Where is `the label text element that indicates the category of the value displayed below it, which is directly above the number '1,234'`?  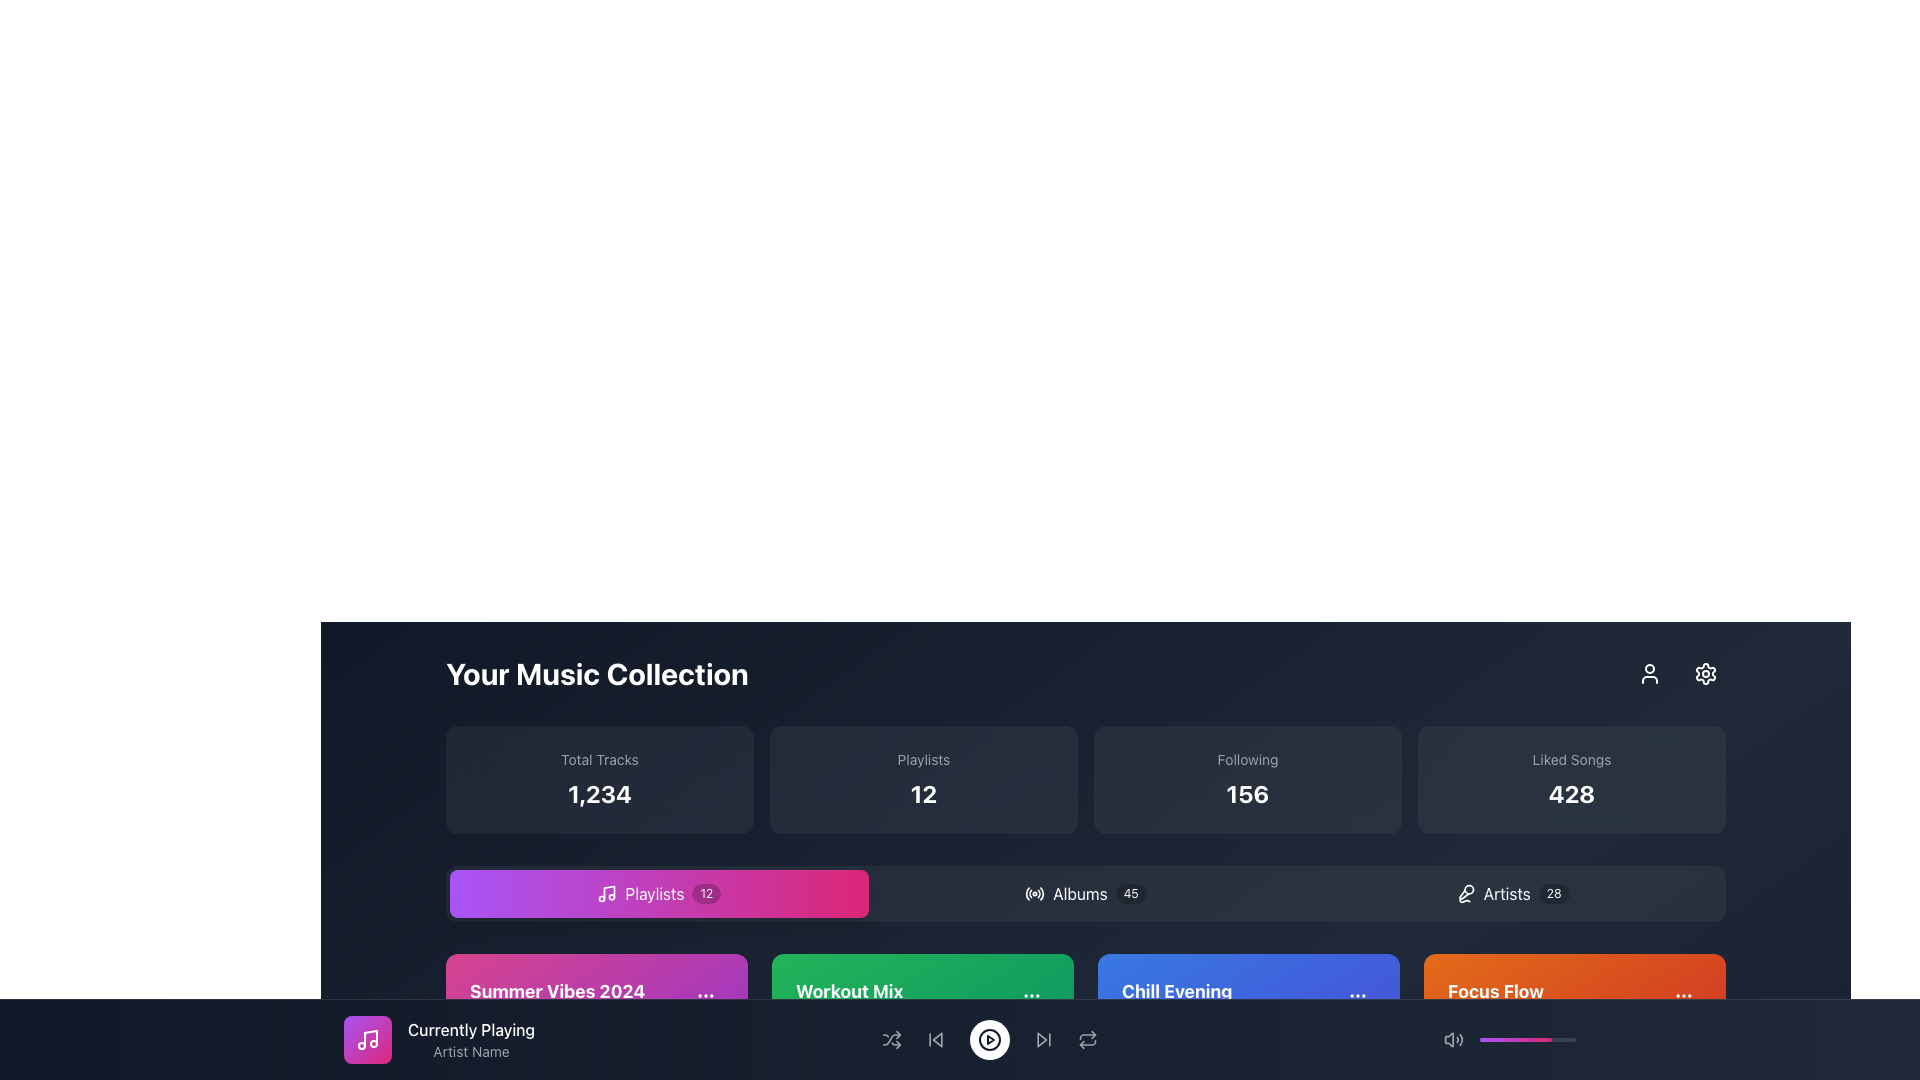
the label text element that indicates the category of the value displayed below it, which is directly above the number '1,234' is located at coordinates (599, 759).